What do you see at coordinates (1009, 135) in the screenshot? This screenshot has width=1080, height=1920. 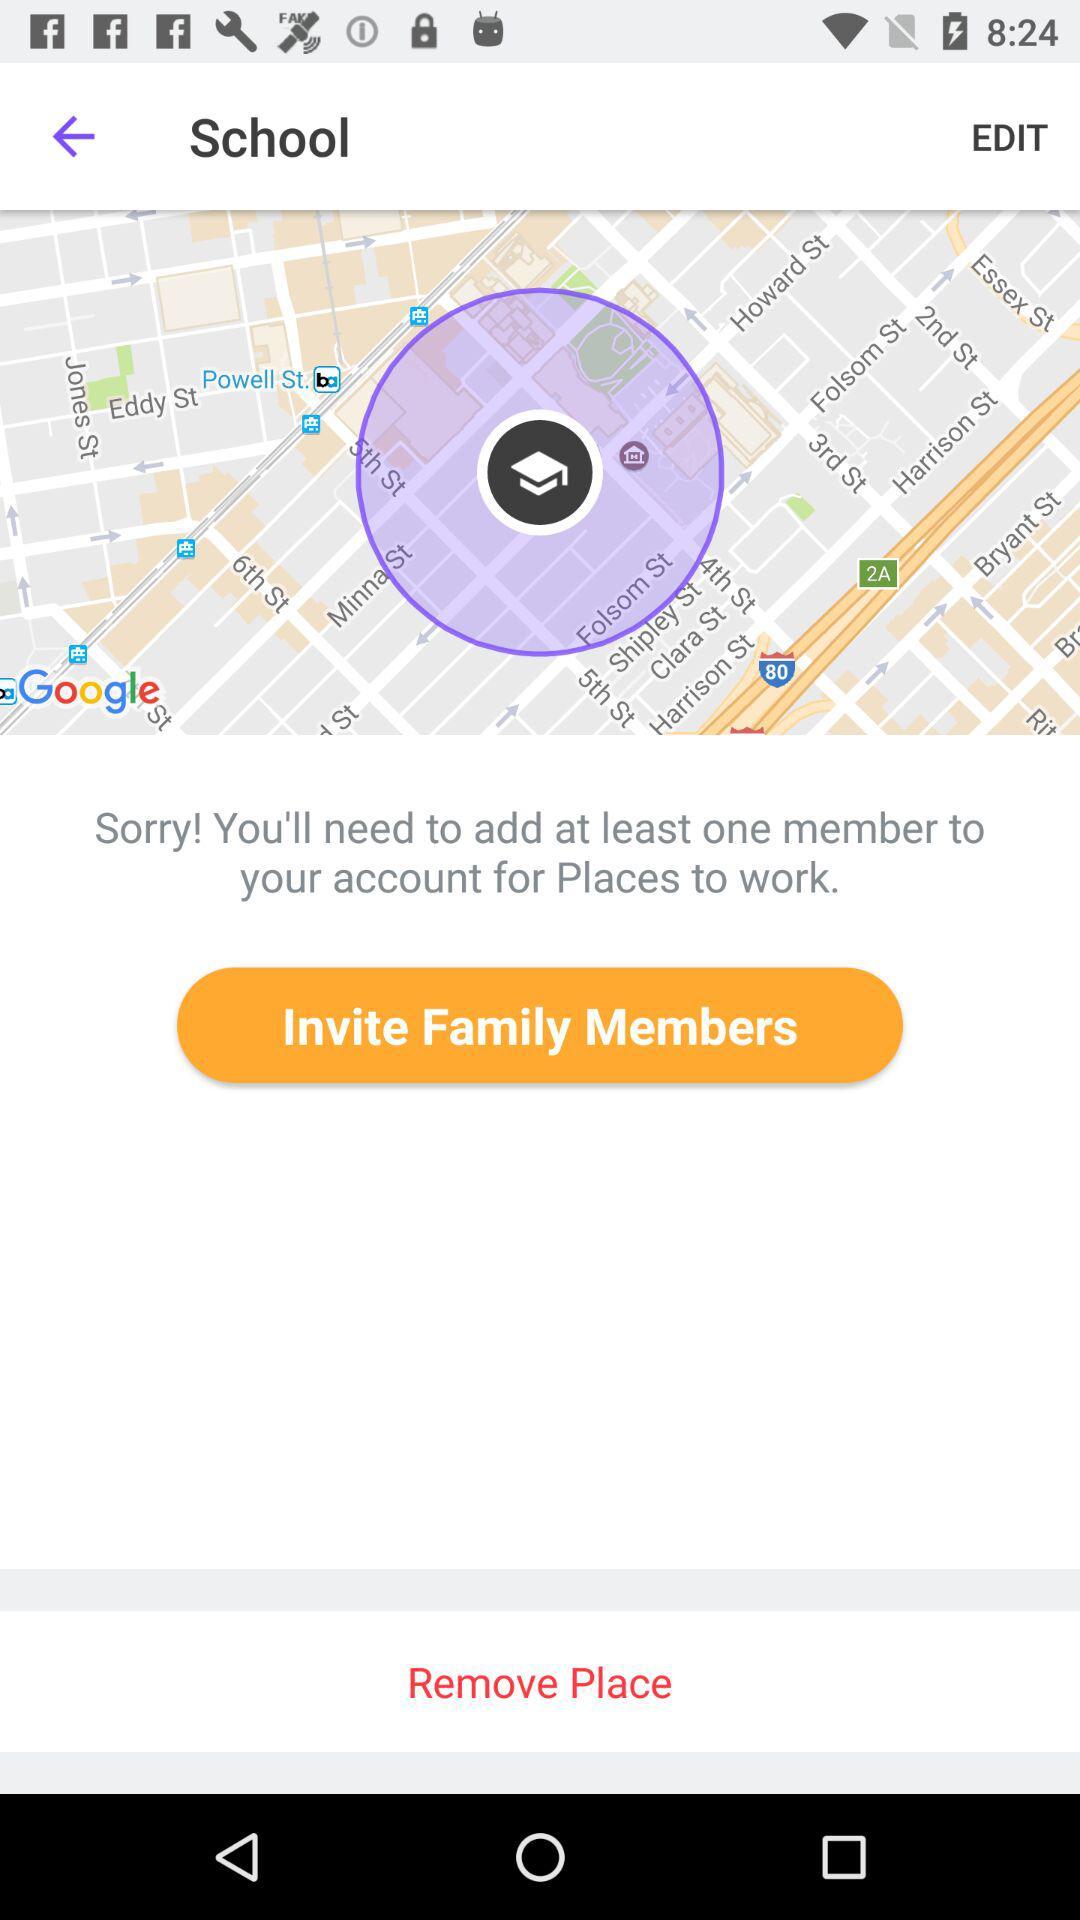 I see `the icon to the right of school` at bounding box center [1009, 135].